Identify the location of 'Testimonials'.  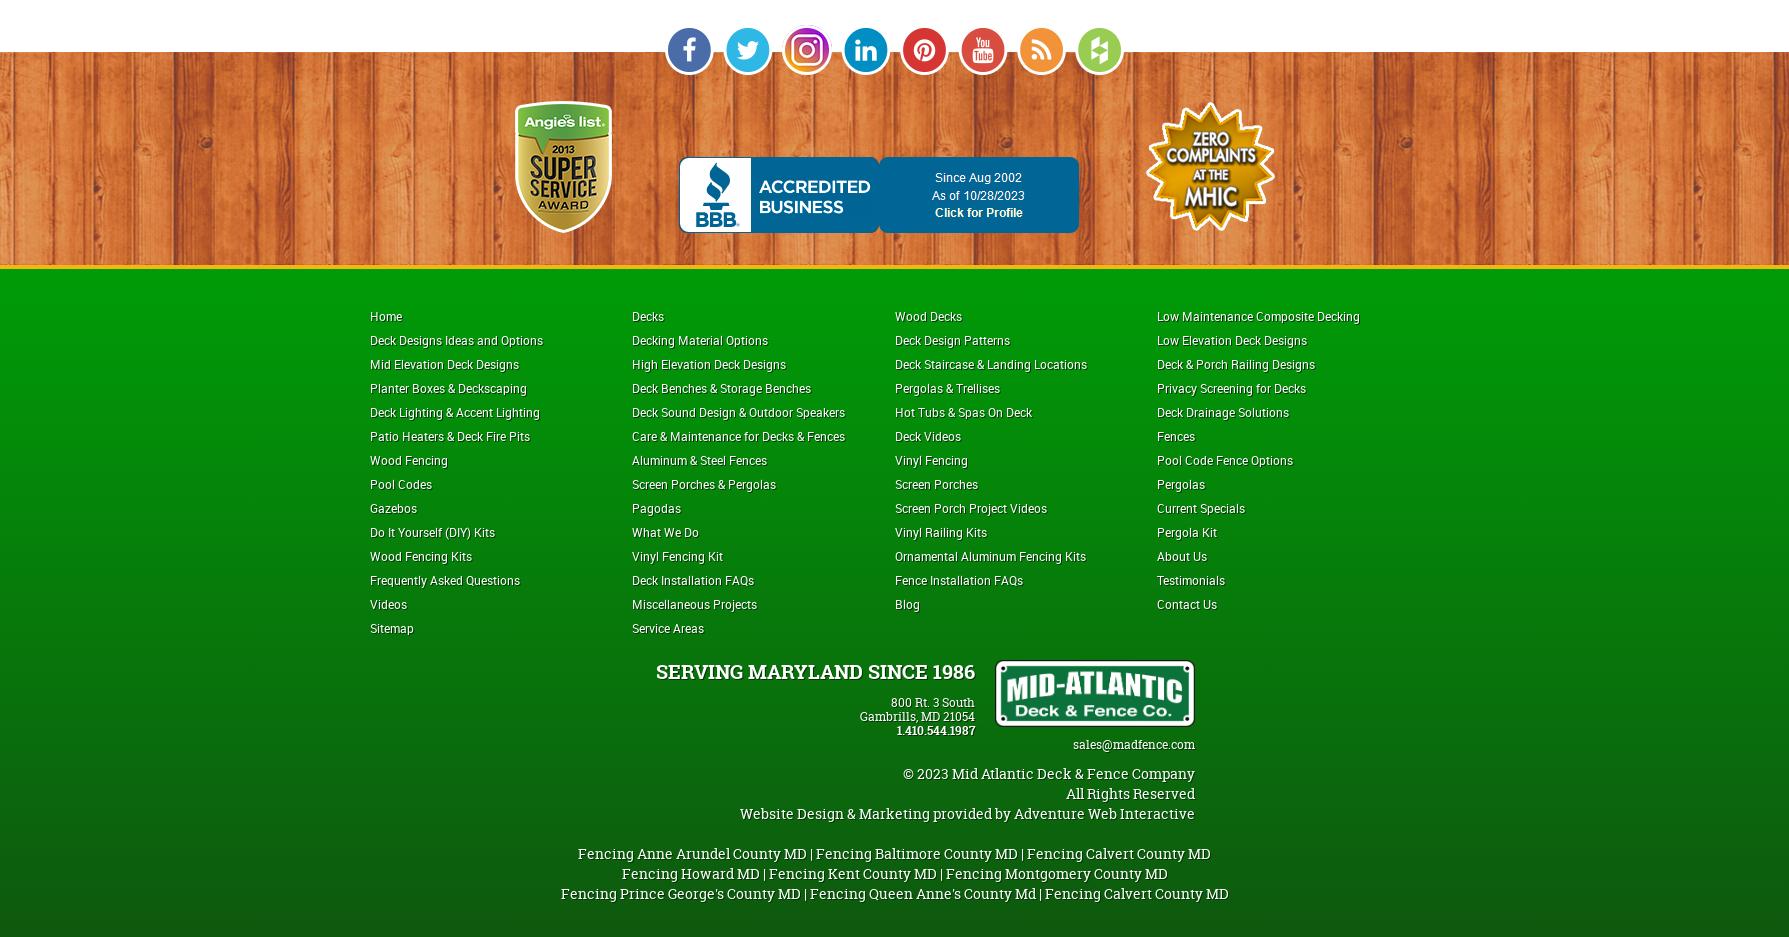
(1189, 577).